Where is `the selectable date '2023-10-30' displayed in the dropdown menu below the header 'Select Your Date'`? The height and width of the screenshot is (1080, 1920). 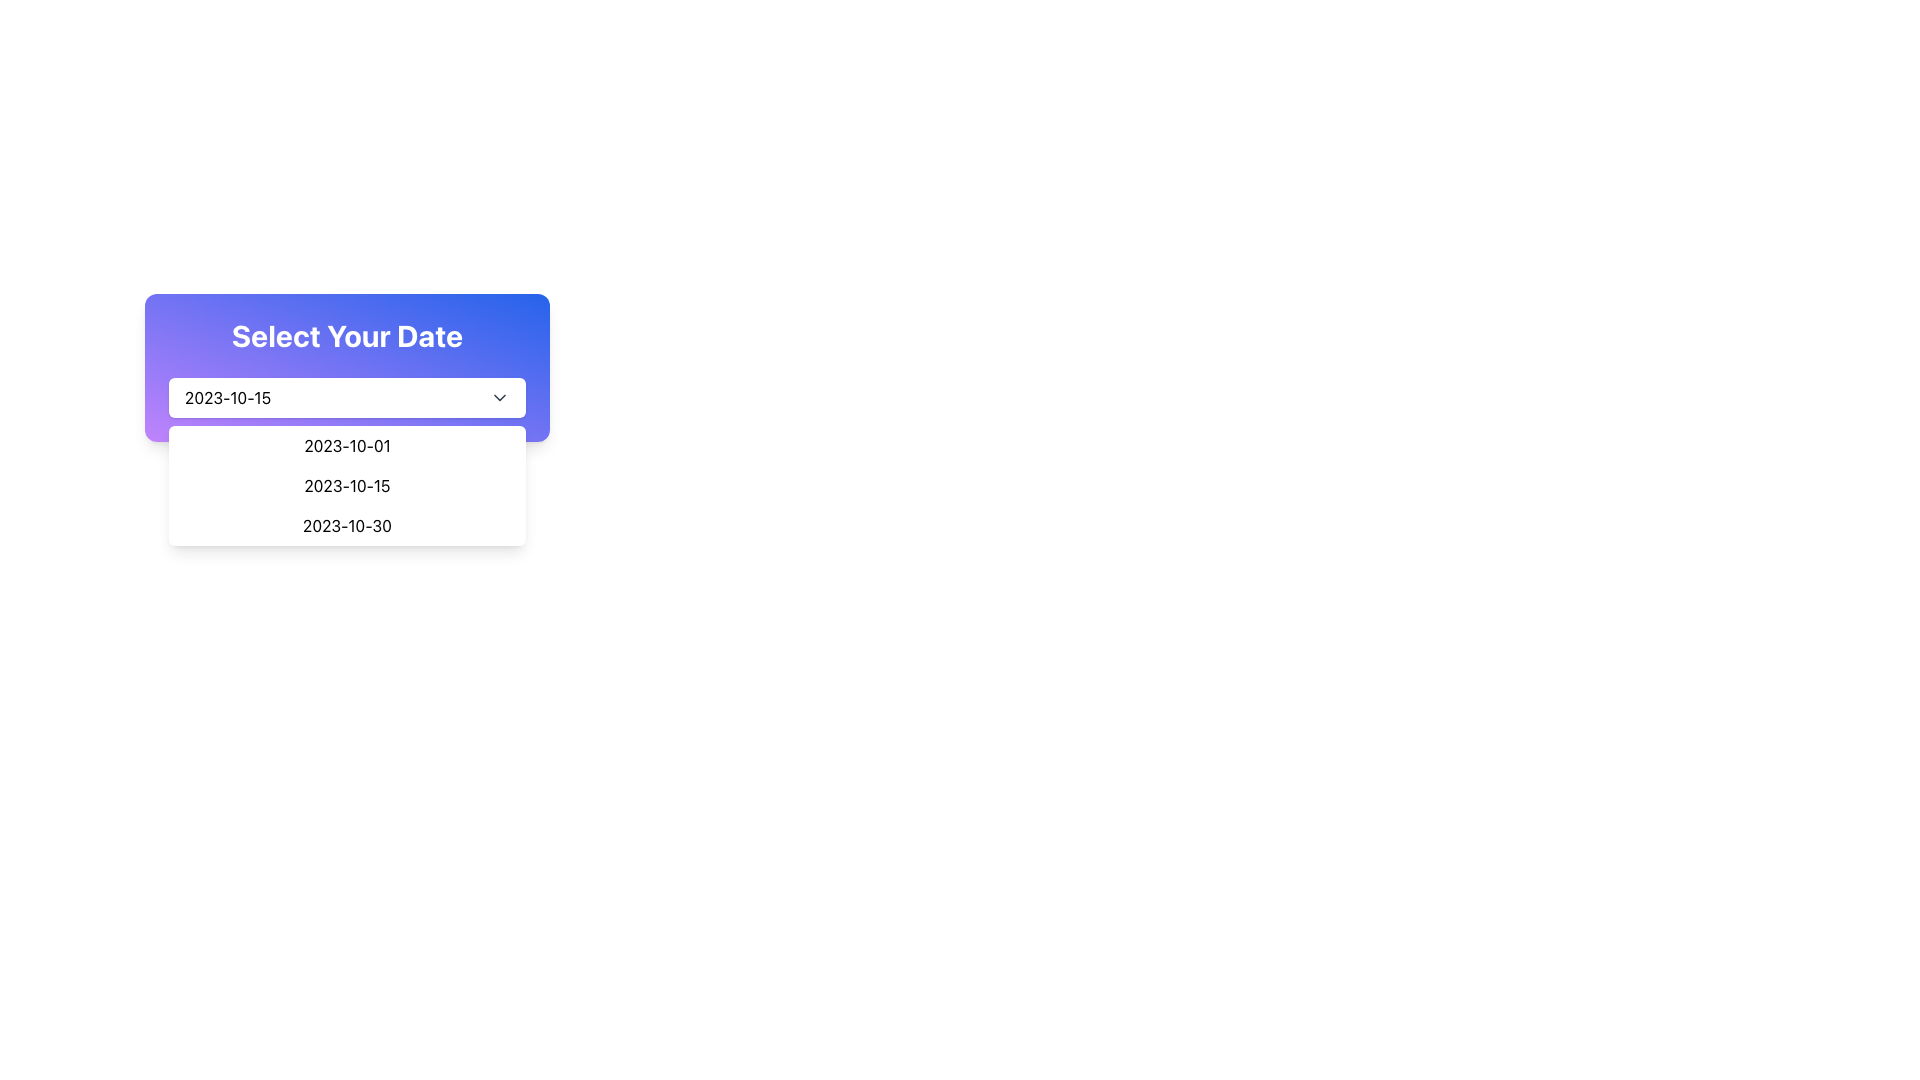
the selectable date '2023-10-30' displayed in the dropdown menu below the header 'Select Your Date' is located at coordinates (347, 524).